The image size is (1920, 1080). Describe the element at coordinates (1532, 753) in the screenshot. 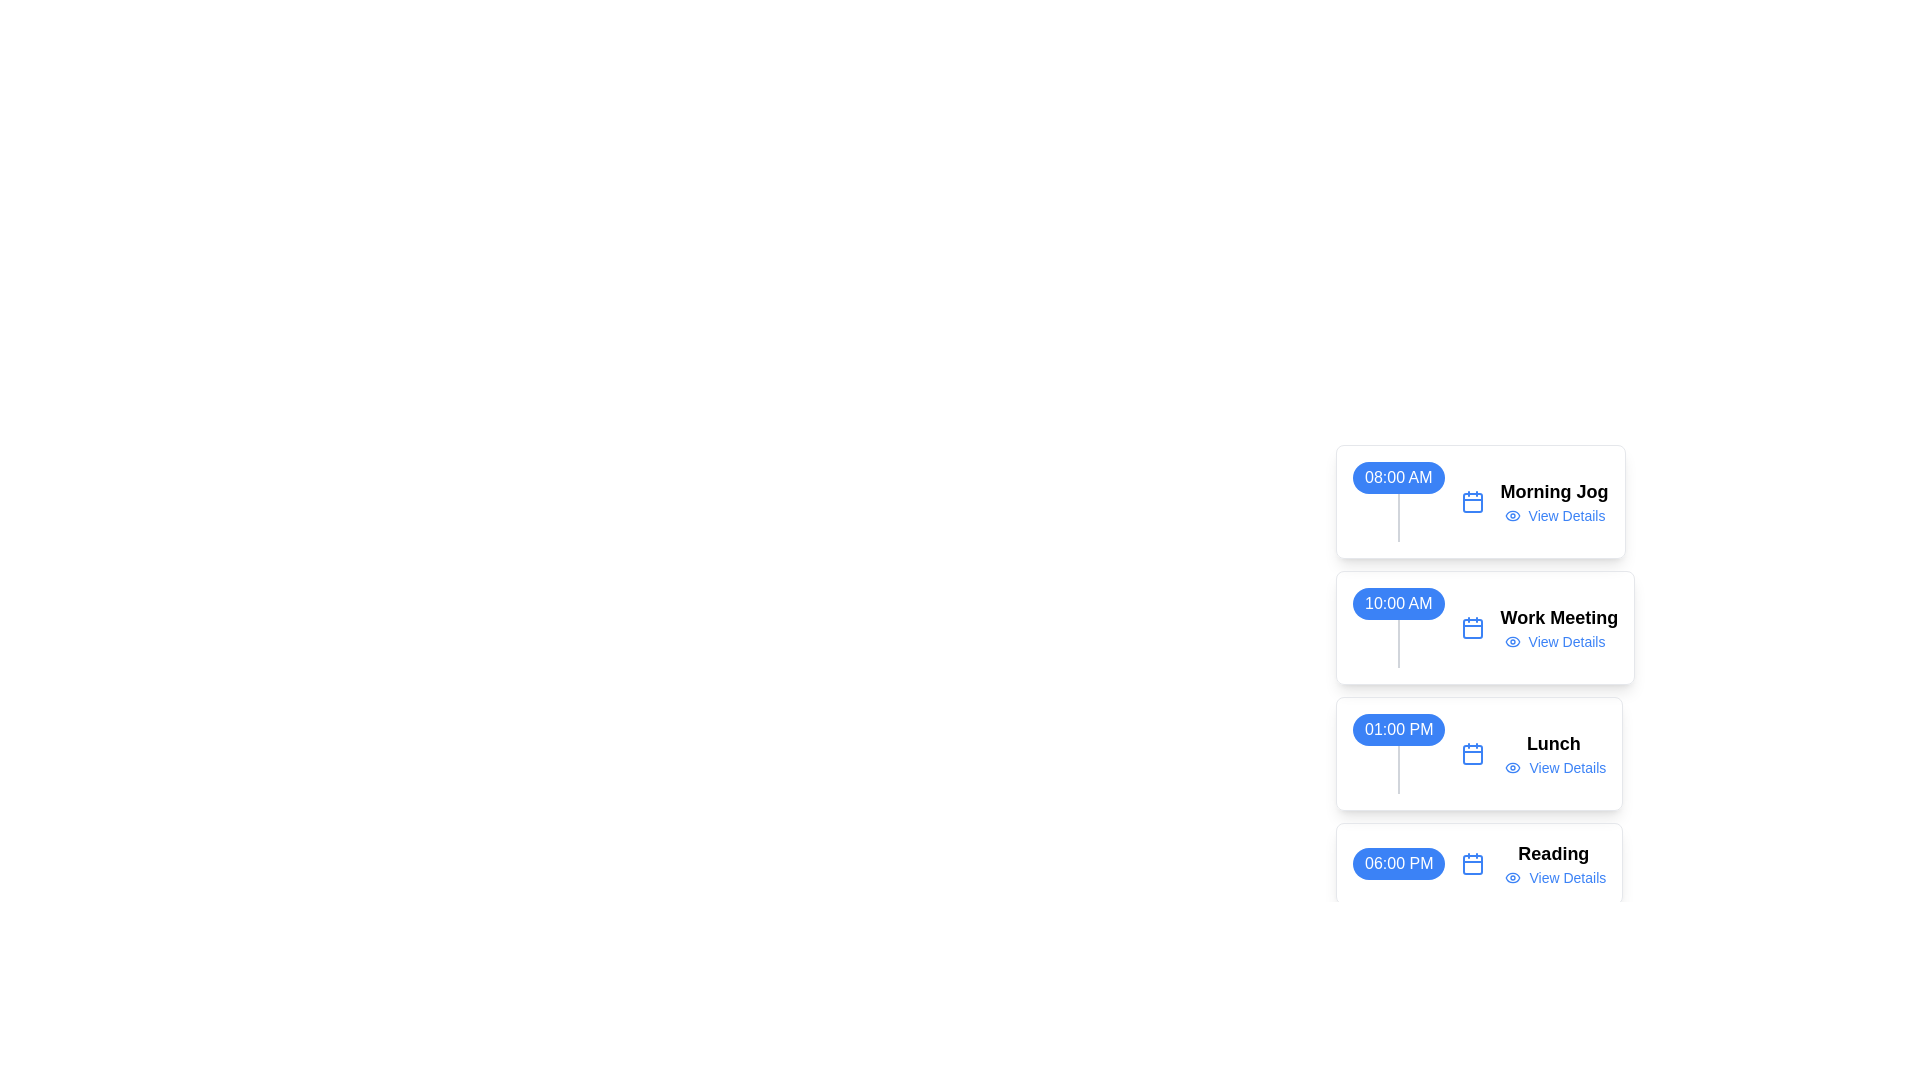

I see `the 'View Details' link in the TextBlock for the event titled 'Lunch', which is positioned in the card layout labeled '01:00 PM'` at that location.